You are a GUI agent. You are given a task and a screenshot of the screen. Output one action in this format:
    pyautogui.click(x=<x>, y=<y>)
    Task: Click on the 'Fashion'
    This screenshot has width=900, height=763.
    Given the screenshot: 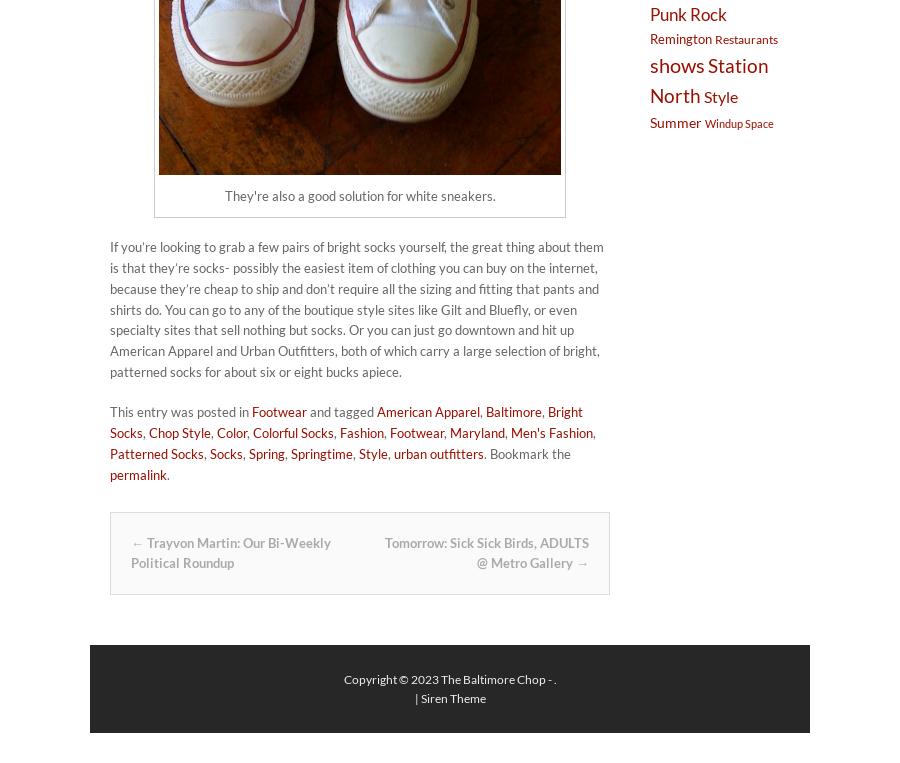 What is the action you would take?
    pyautogui.click(x=361, y=433)
    